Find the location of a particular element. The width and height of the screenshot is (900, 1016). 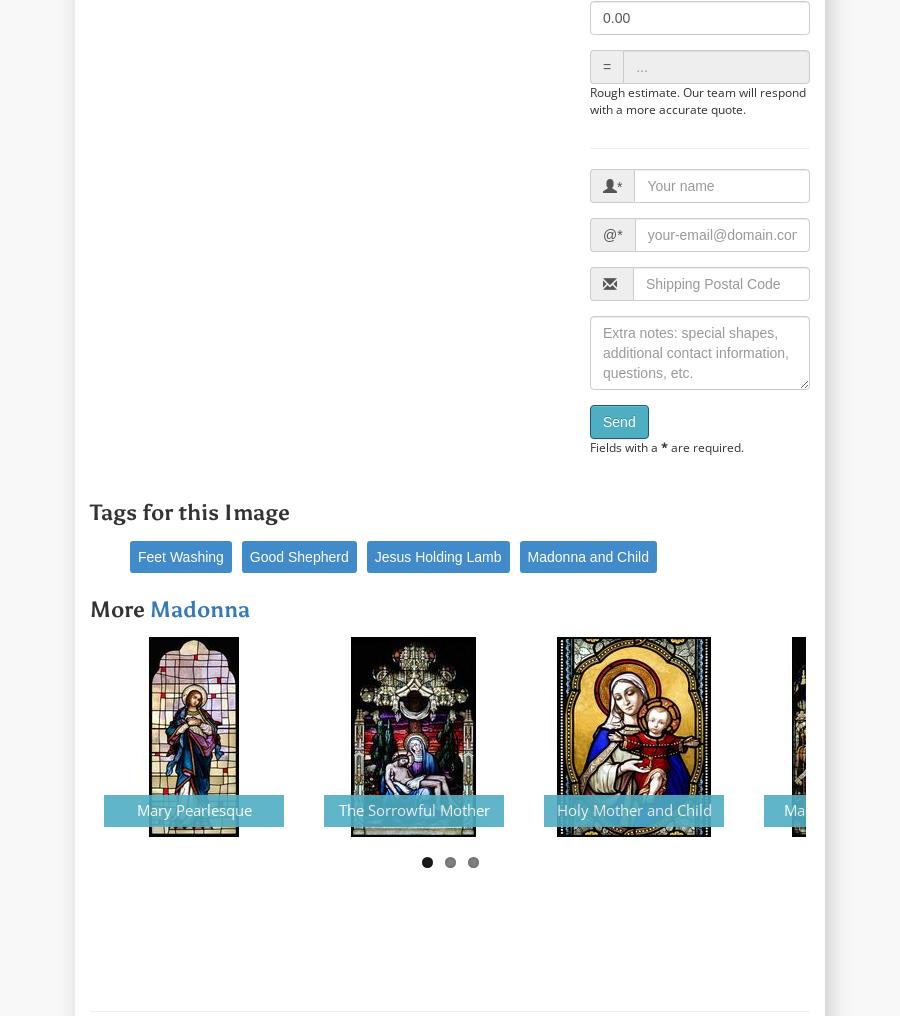

'Mary Pearlesque' is located at coordinates (193, 808).